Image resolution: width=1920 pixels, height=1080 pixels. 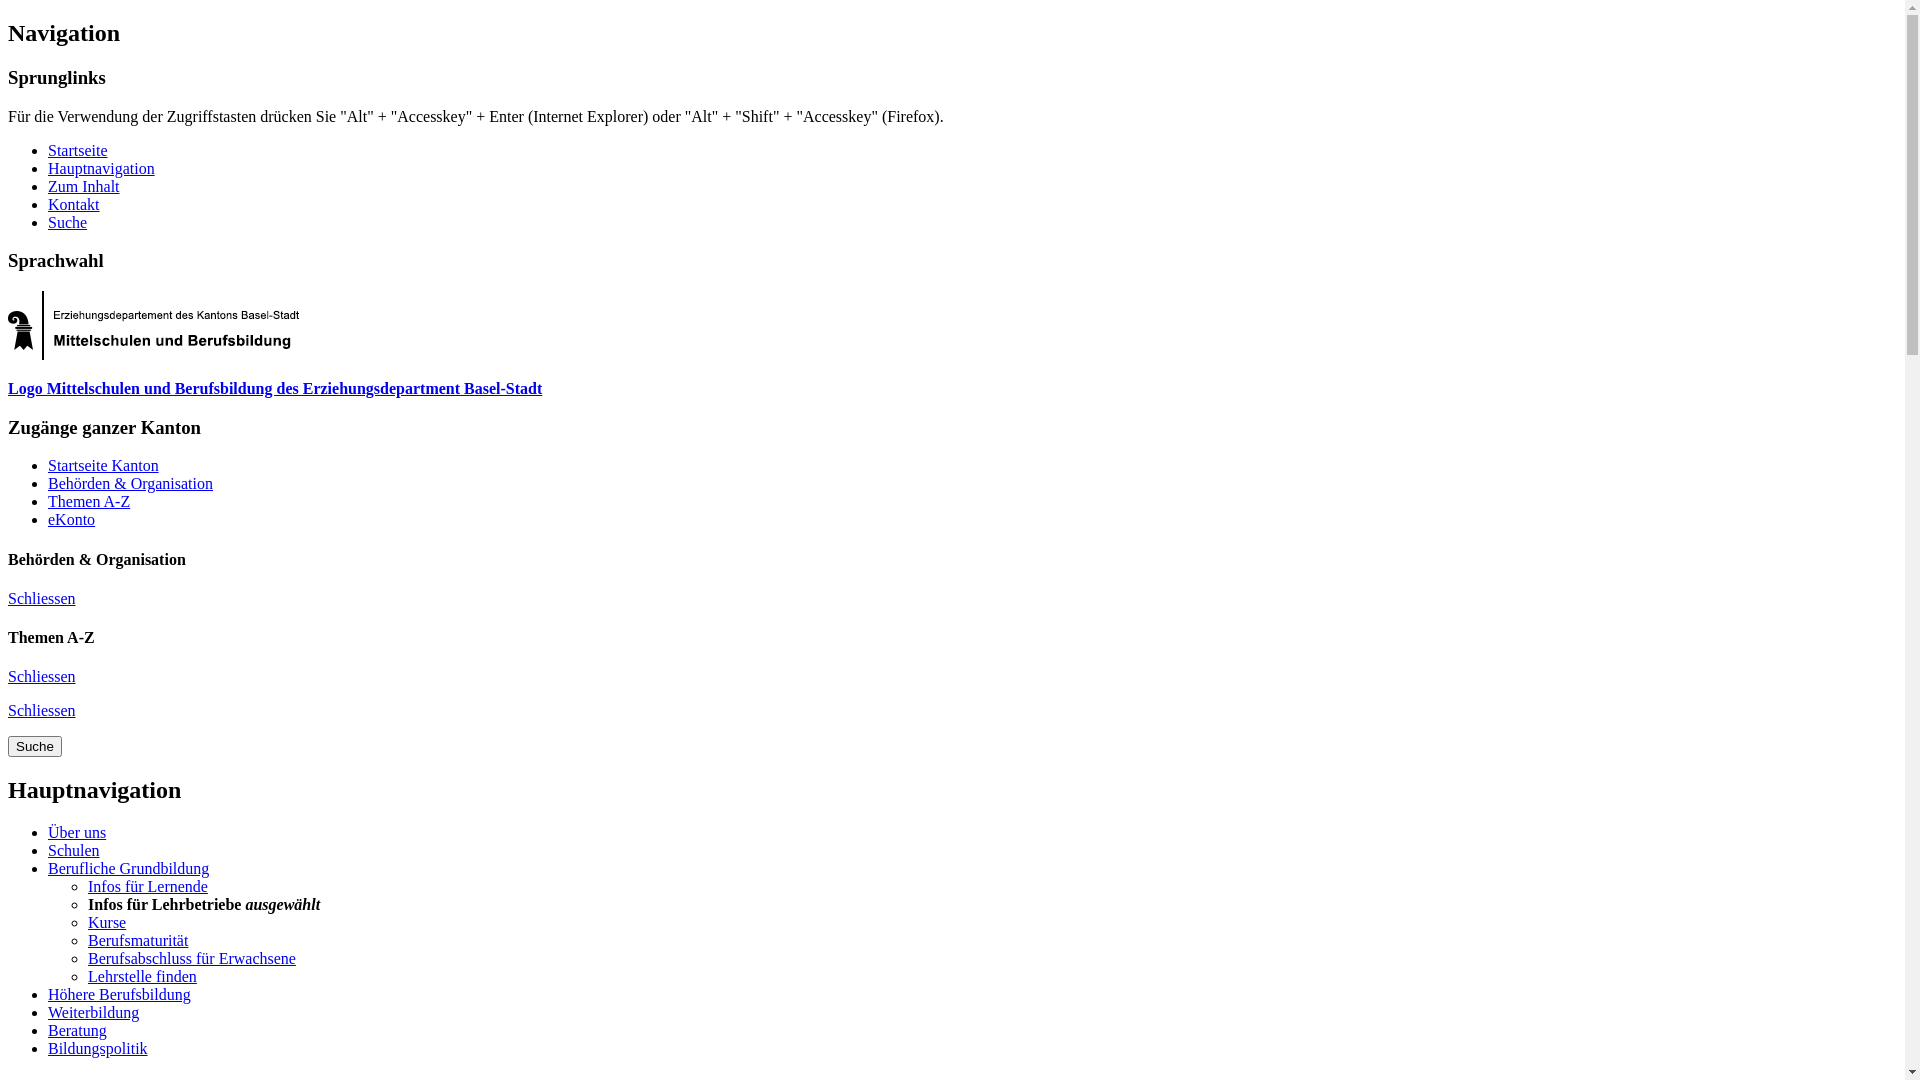 I want to click on 'Schliessen', so click(x=8, y=709).